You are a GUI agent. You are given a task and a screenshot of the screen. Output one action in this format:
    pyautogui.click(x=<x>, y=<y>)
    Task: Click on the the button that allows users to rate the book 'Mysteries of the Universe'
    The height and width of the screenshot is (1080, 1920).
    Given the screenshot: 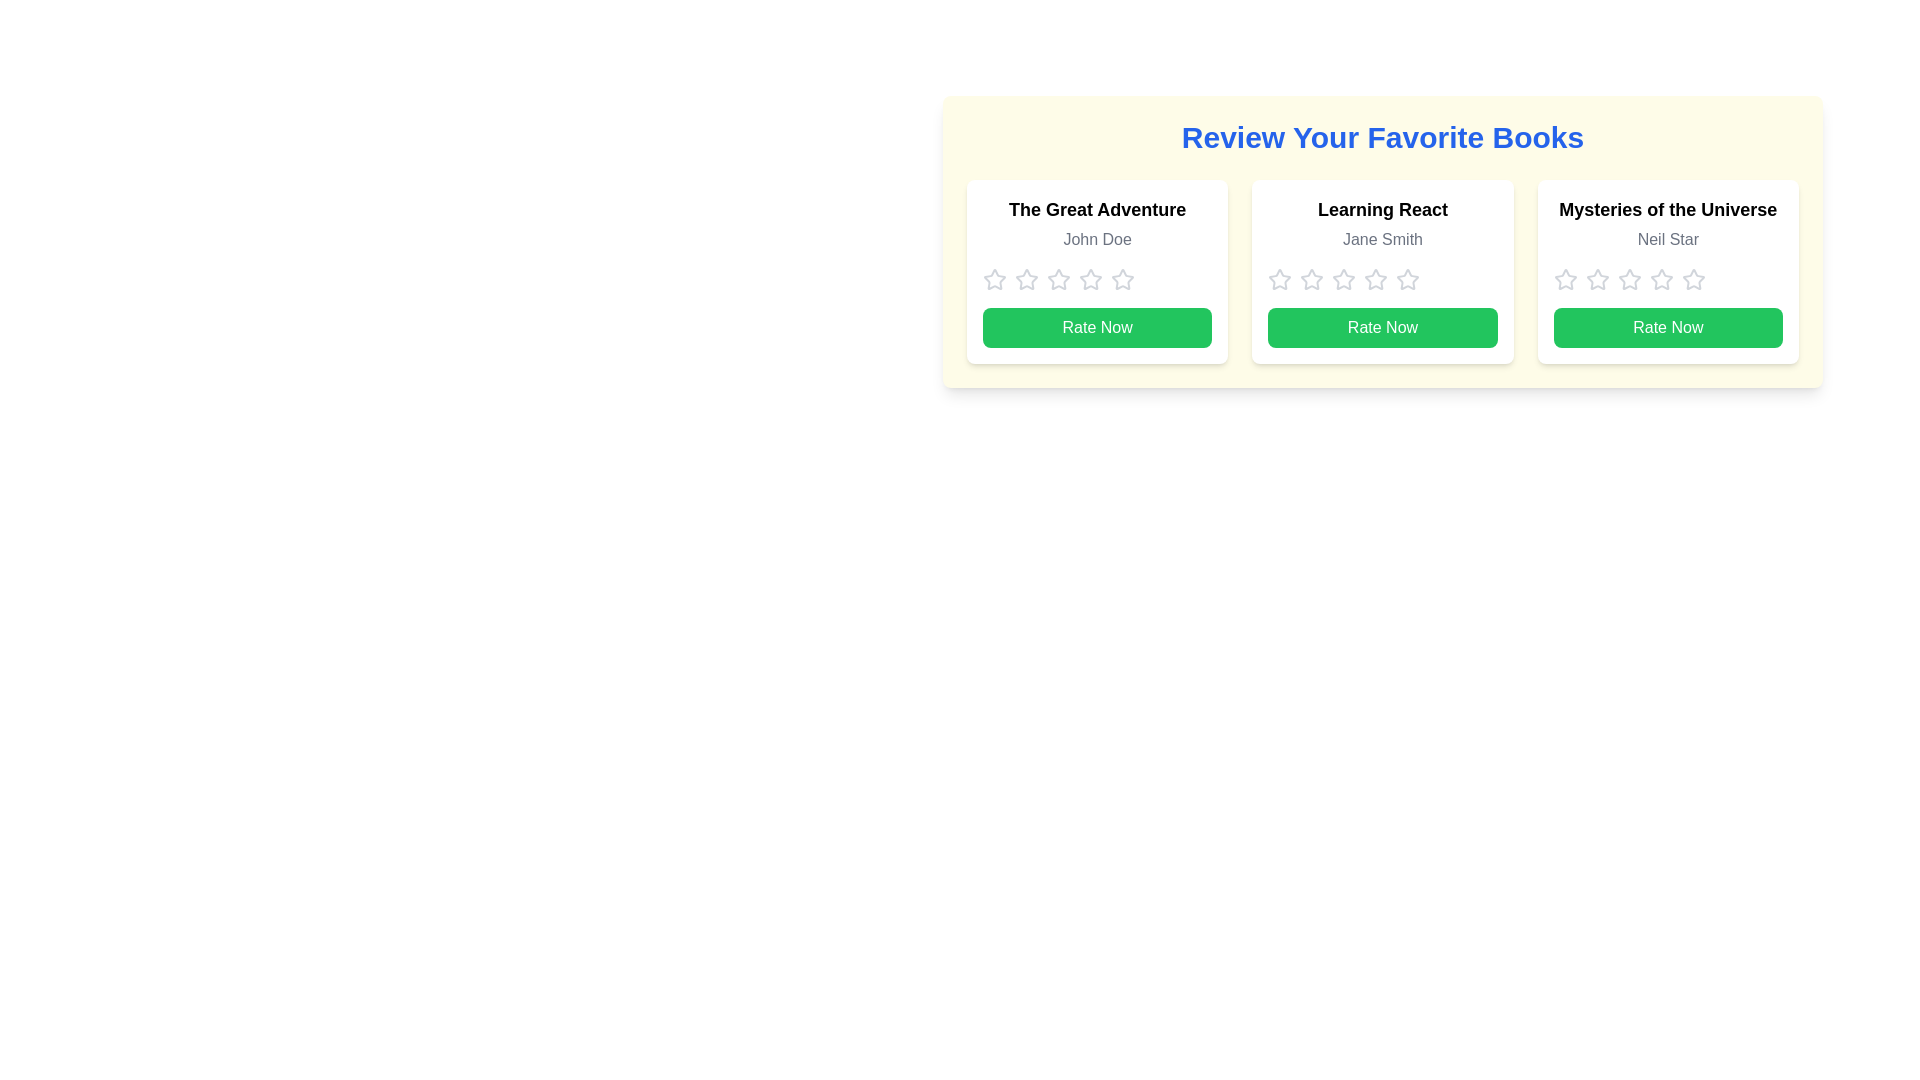 What is the action you would take?
    pyautogui.click(x=1668, y=326)
    